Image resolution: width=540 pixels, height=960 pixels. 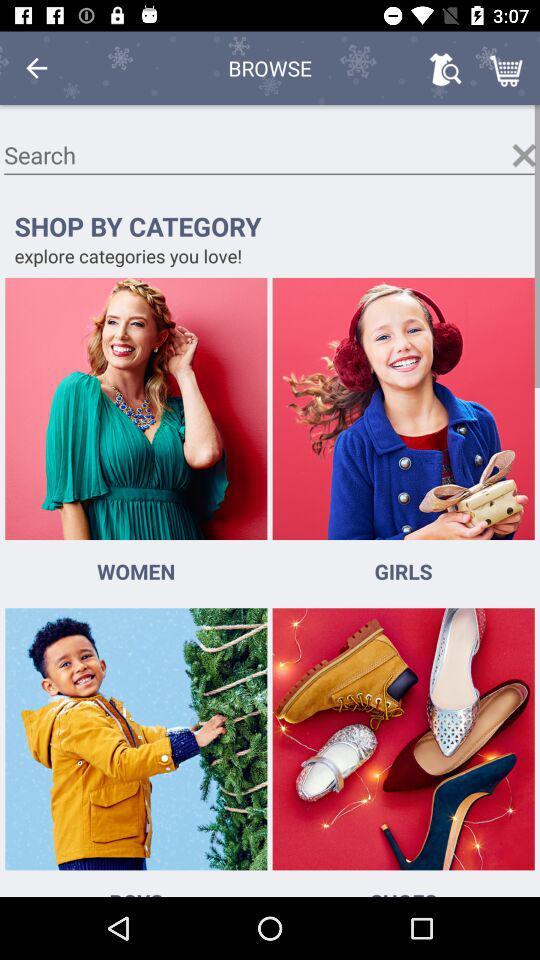 What do you see at coordinates (524, 154) in the screenshot?
I see `the search window` at bounding box center [524, 154].